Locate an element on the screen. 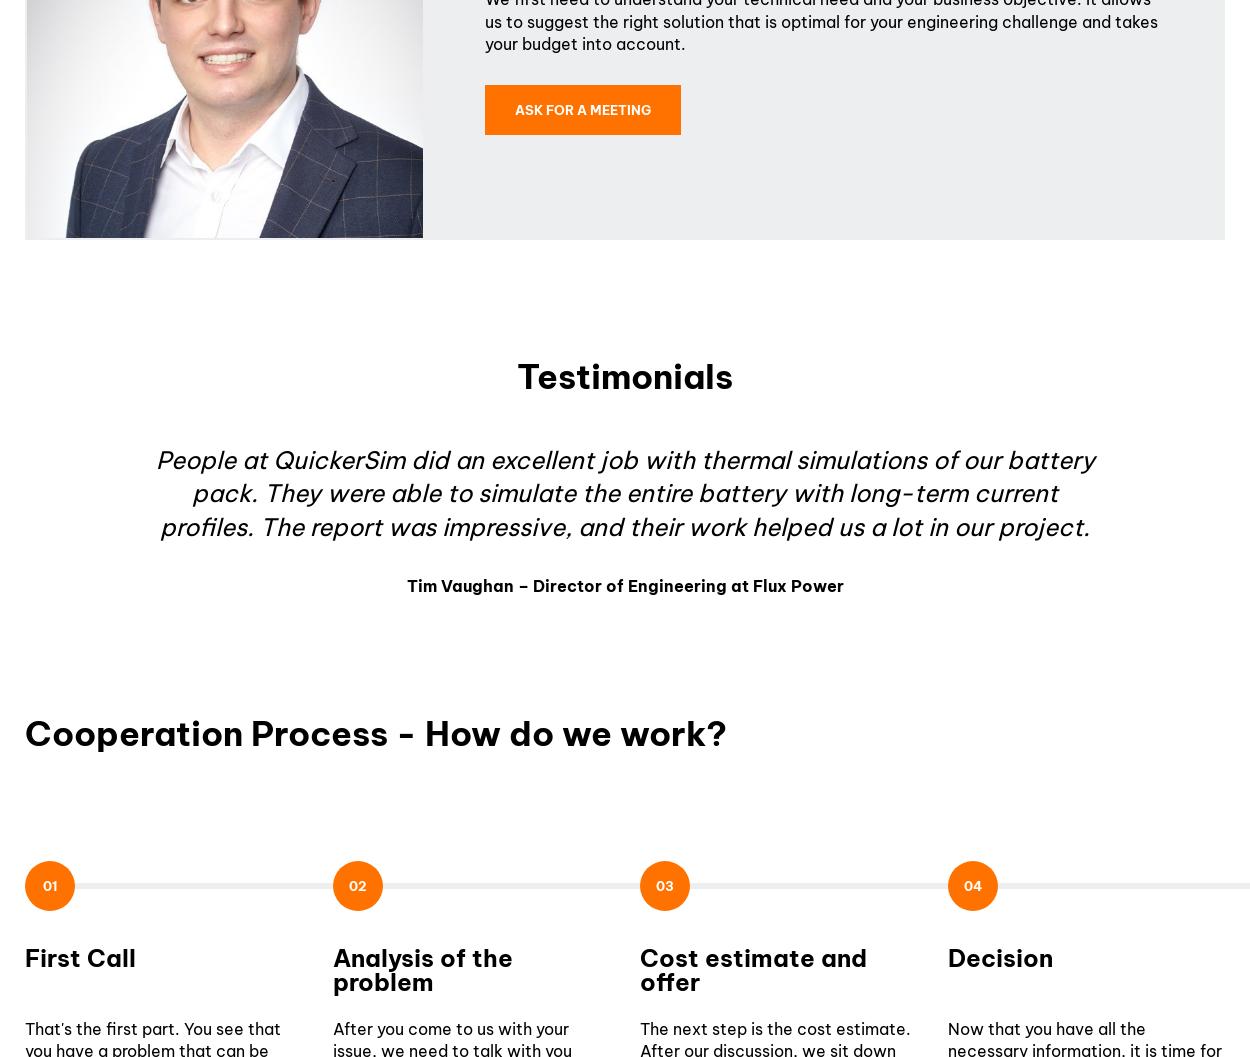 This screenshot has width=1250, height=1057. 'Cost estimate and offer' is located at coordinates (753, 968).